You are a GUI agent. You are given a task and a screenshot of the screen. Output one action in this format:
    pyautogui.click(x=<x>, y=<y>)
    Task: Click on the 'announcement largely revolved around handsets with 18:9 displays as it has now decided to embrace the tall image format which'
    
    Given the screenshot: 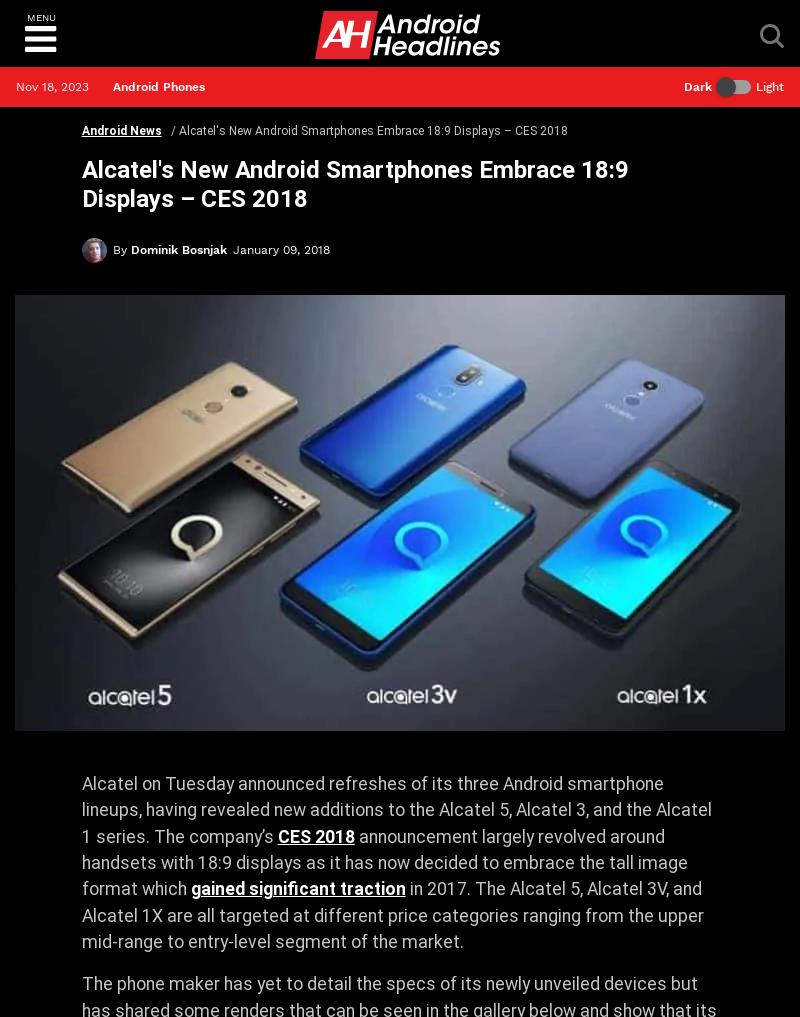 What is the action you would take?
    pyautogui.click(x=383, y=862)
    